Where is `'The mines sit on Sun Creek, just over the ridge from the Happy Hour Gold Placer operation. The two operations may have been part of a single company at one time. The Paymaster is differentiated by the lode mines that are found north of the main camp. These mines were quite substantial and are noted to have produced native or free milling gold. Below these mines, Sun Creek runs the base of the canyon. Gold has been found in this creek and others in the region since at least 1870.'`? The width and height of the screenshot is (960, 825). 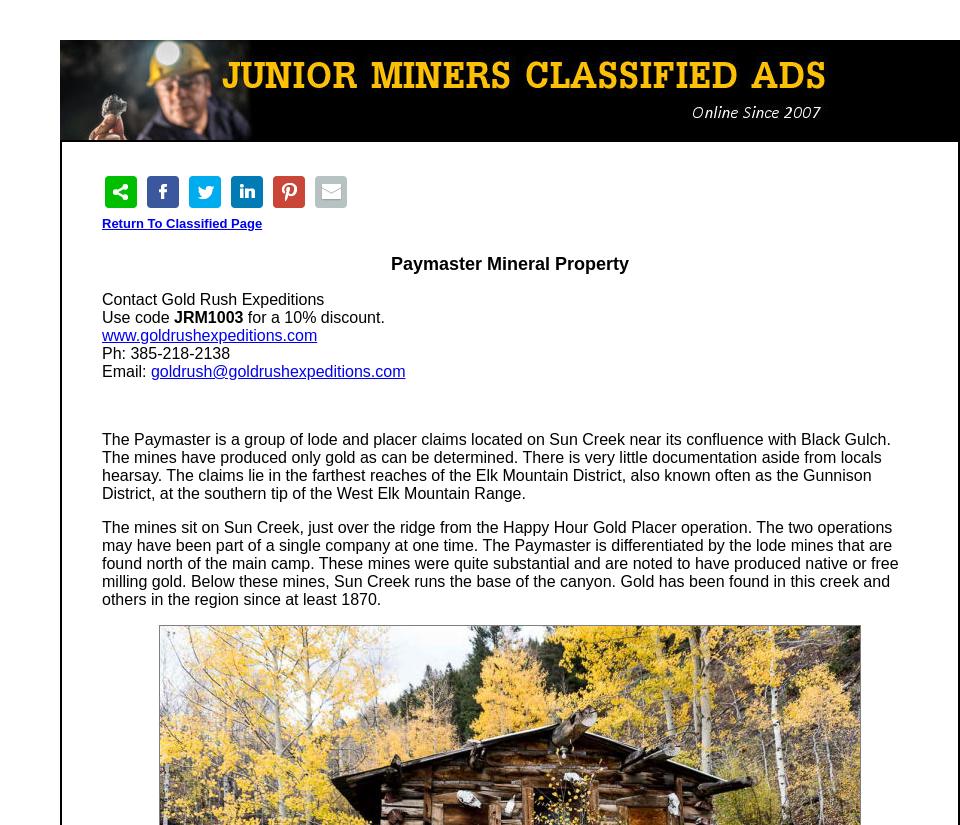
'The mines sit on Sun Creek, just over the ridge from the Happy Hour Gold Placer operation. The two operations may have been part of a single company at one time. The Paymaster is differentiated by the lode mines that are found north of the main camp. These mines were quite substantial and are noted to have produced native or free milling gold. Below these mines, Sun Creek runs the base of the canyon. Gold has been found in this creek and others in the region since at least 1870.' is located at coordinates (498, 563).